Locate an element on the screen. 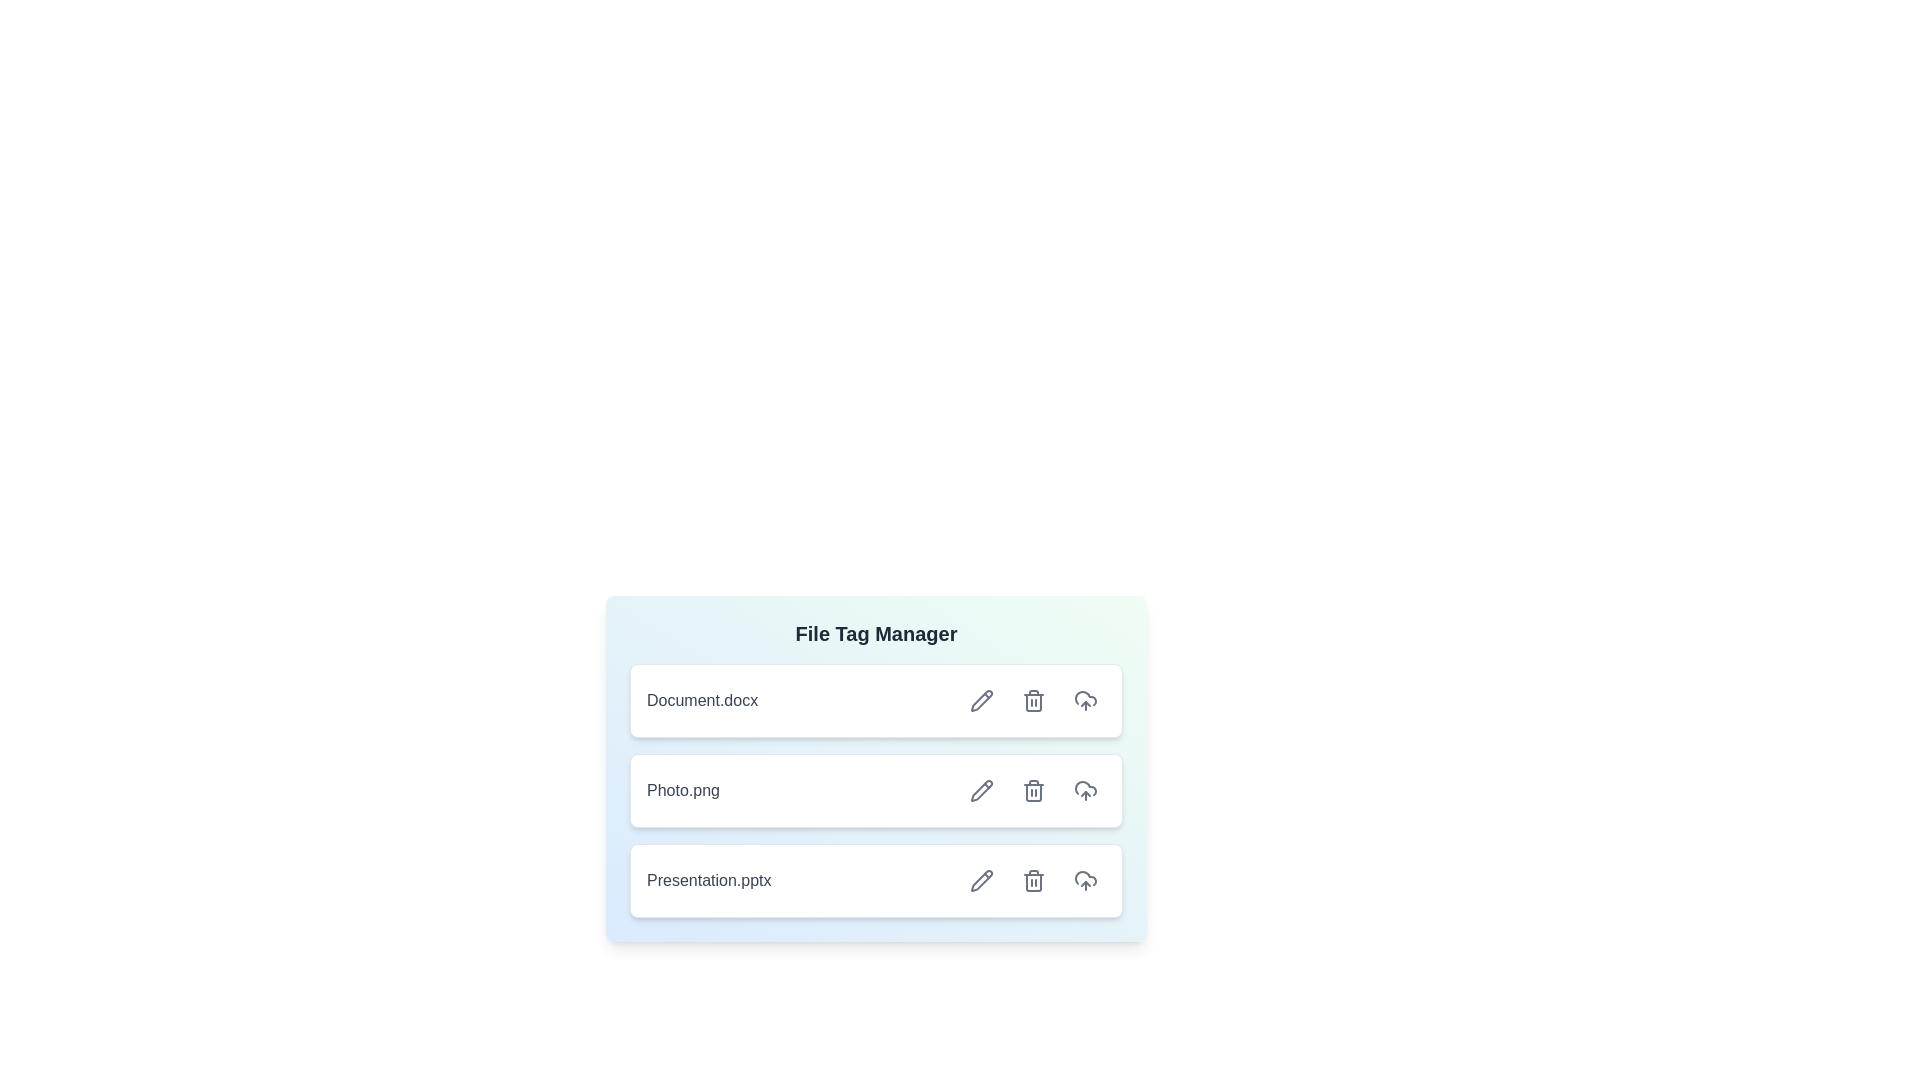  delete button for the file labeled 'Presentation.pptx' is located at coordinates (1033, 879).